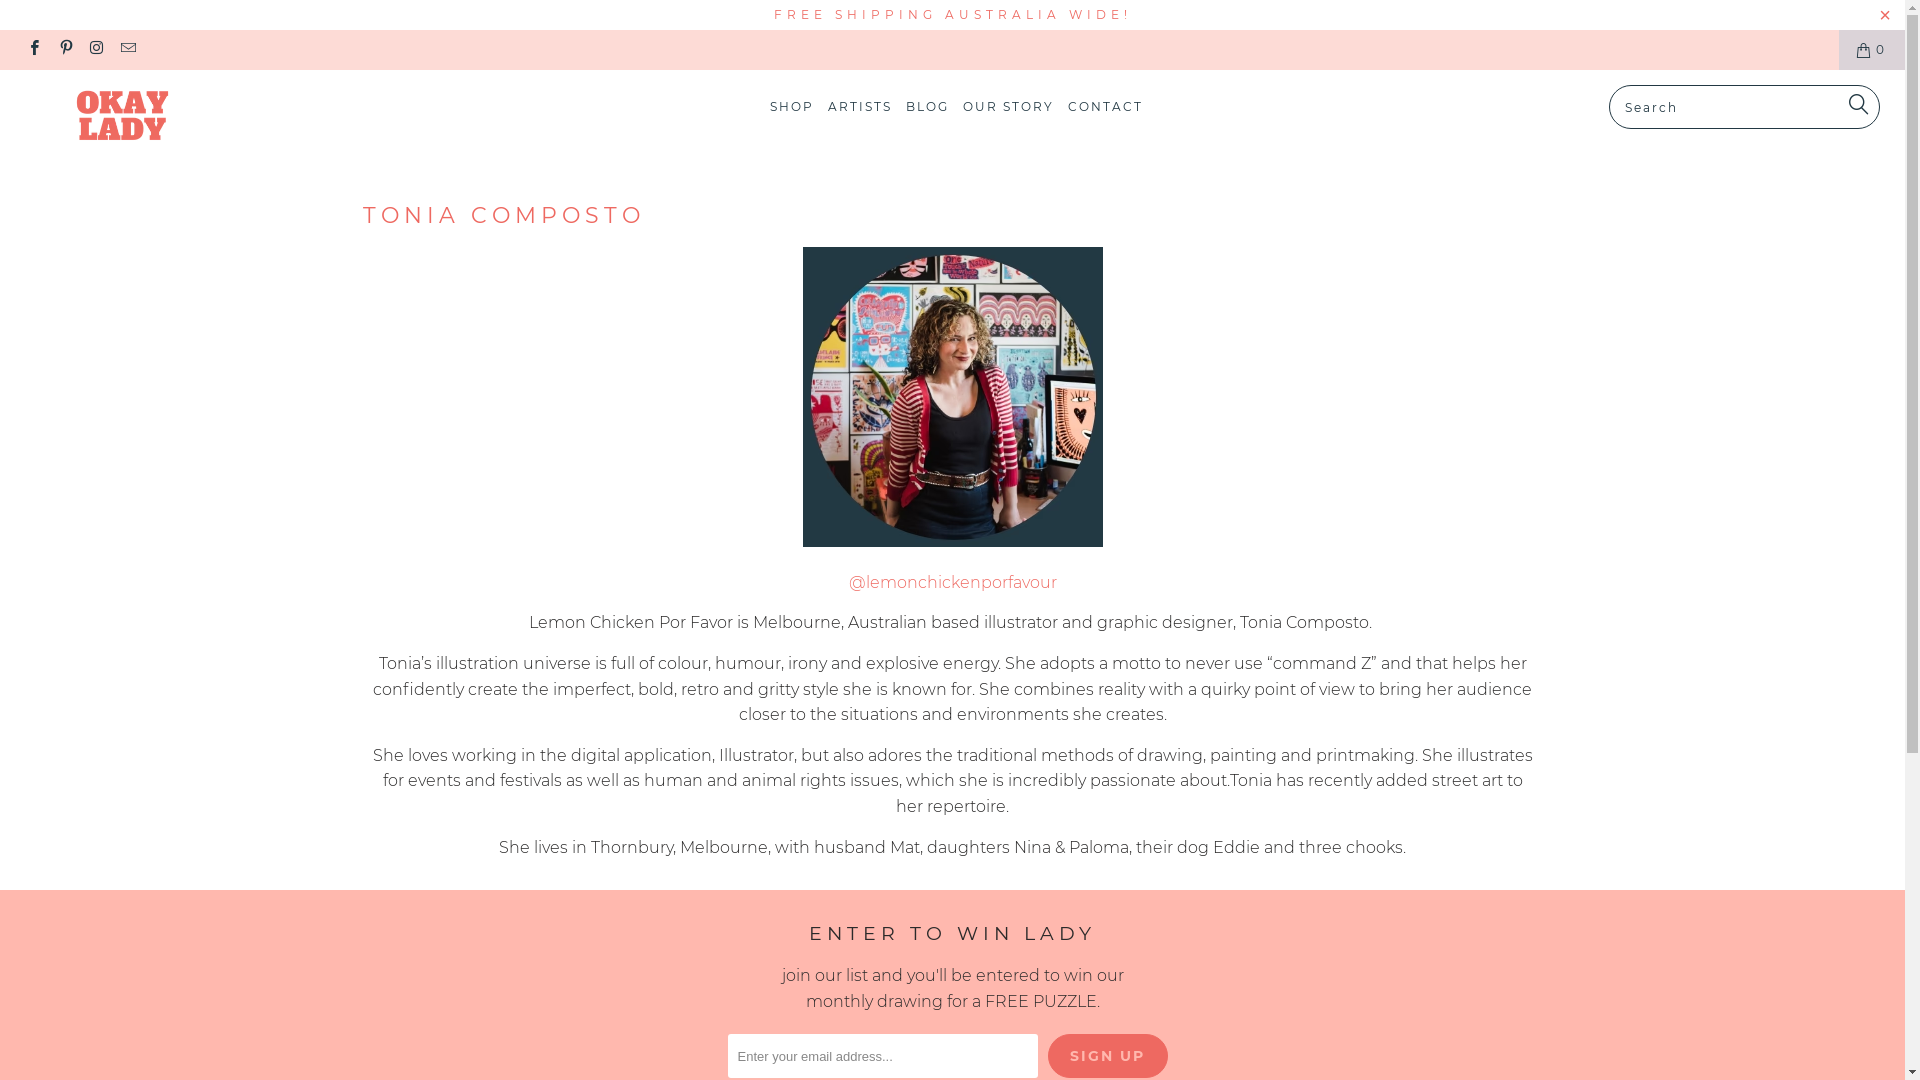  What do you see at coordinates (950, 582) in the screenshot?
I see `'@lemonchickenporfavour'` at bounding box center [950, 582].